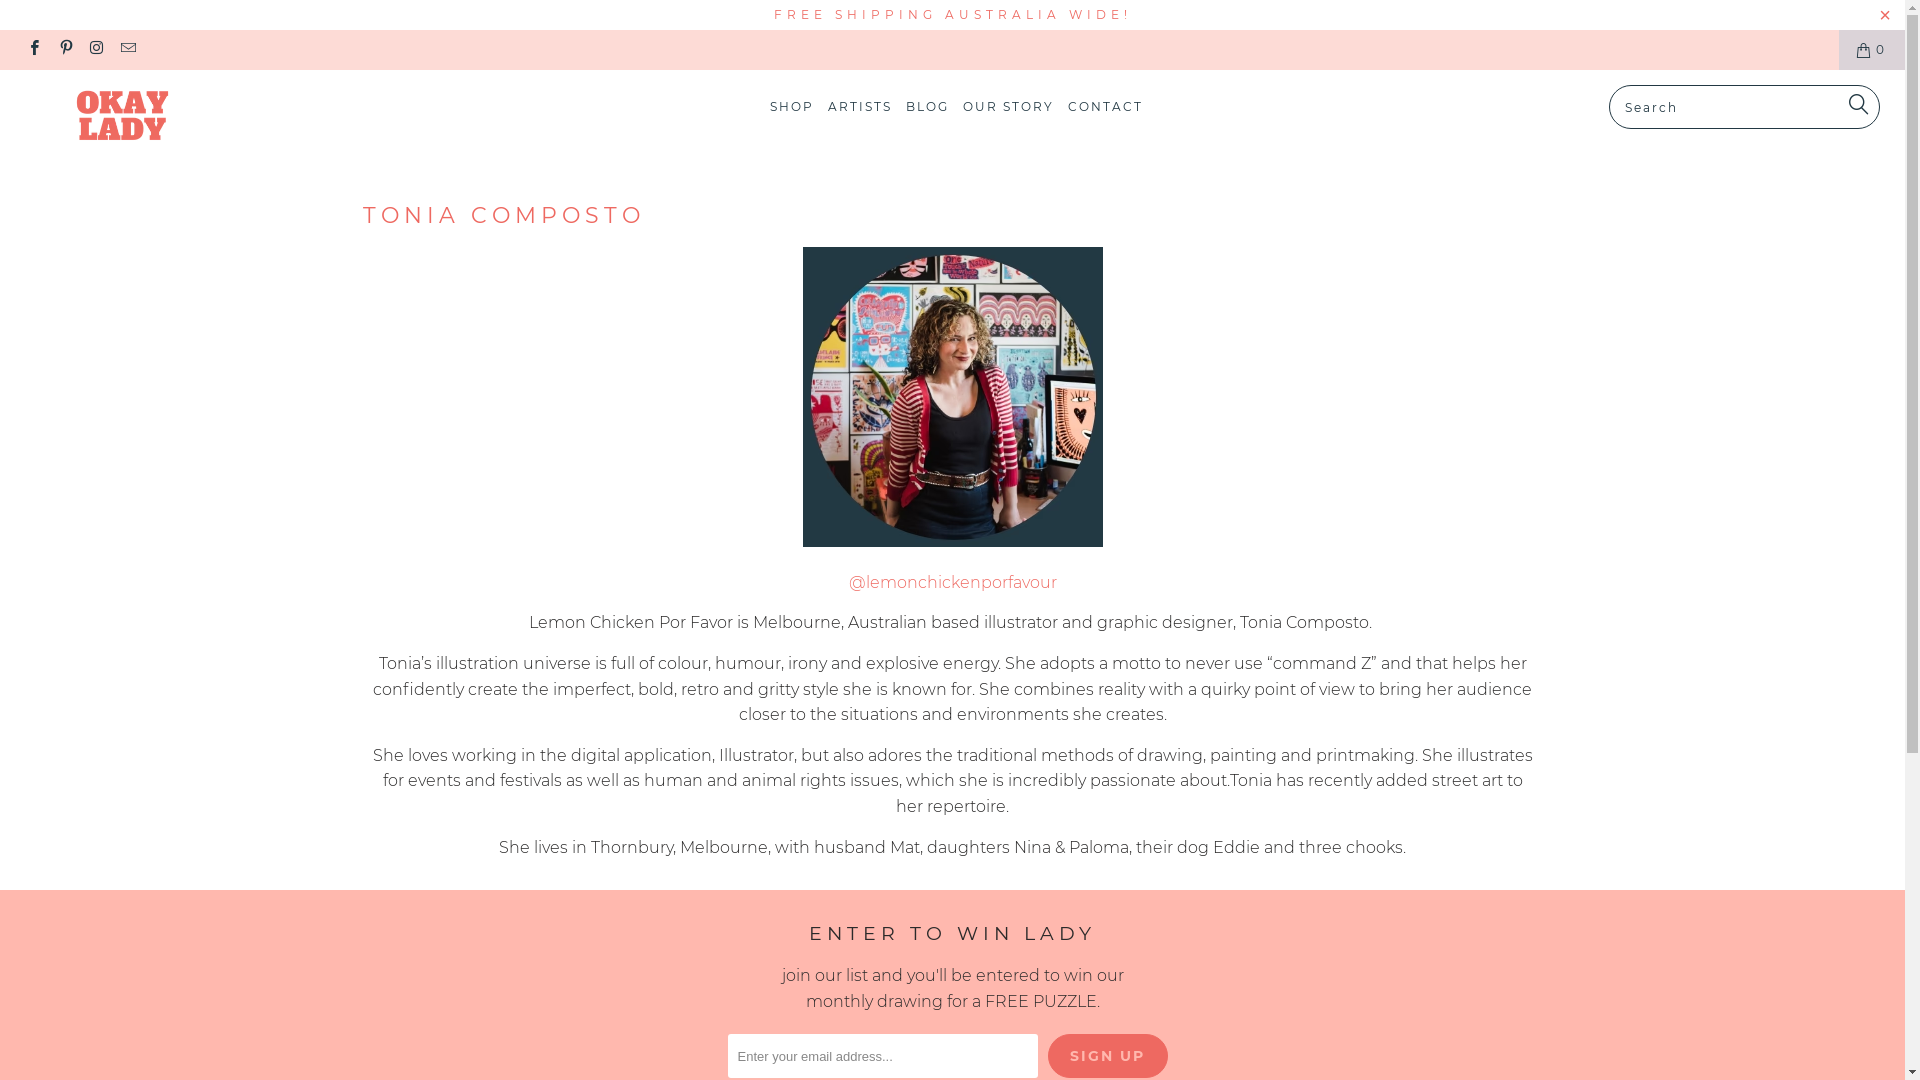  What do you see at coordinates (950, 582) in the screenshot?
I see `'@lemonchickenporfavour'` at bounding box center [950, 582].